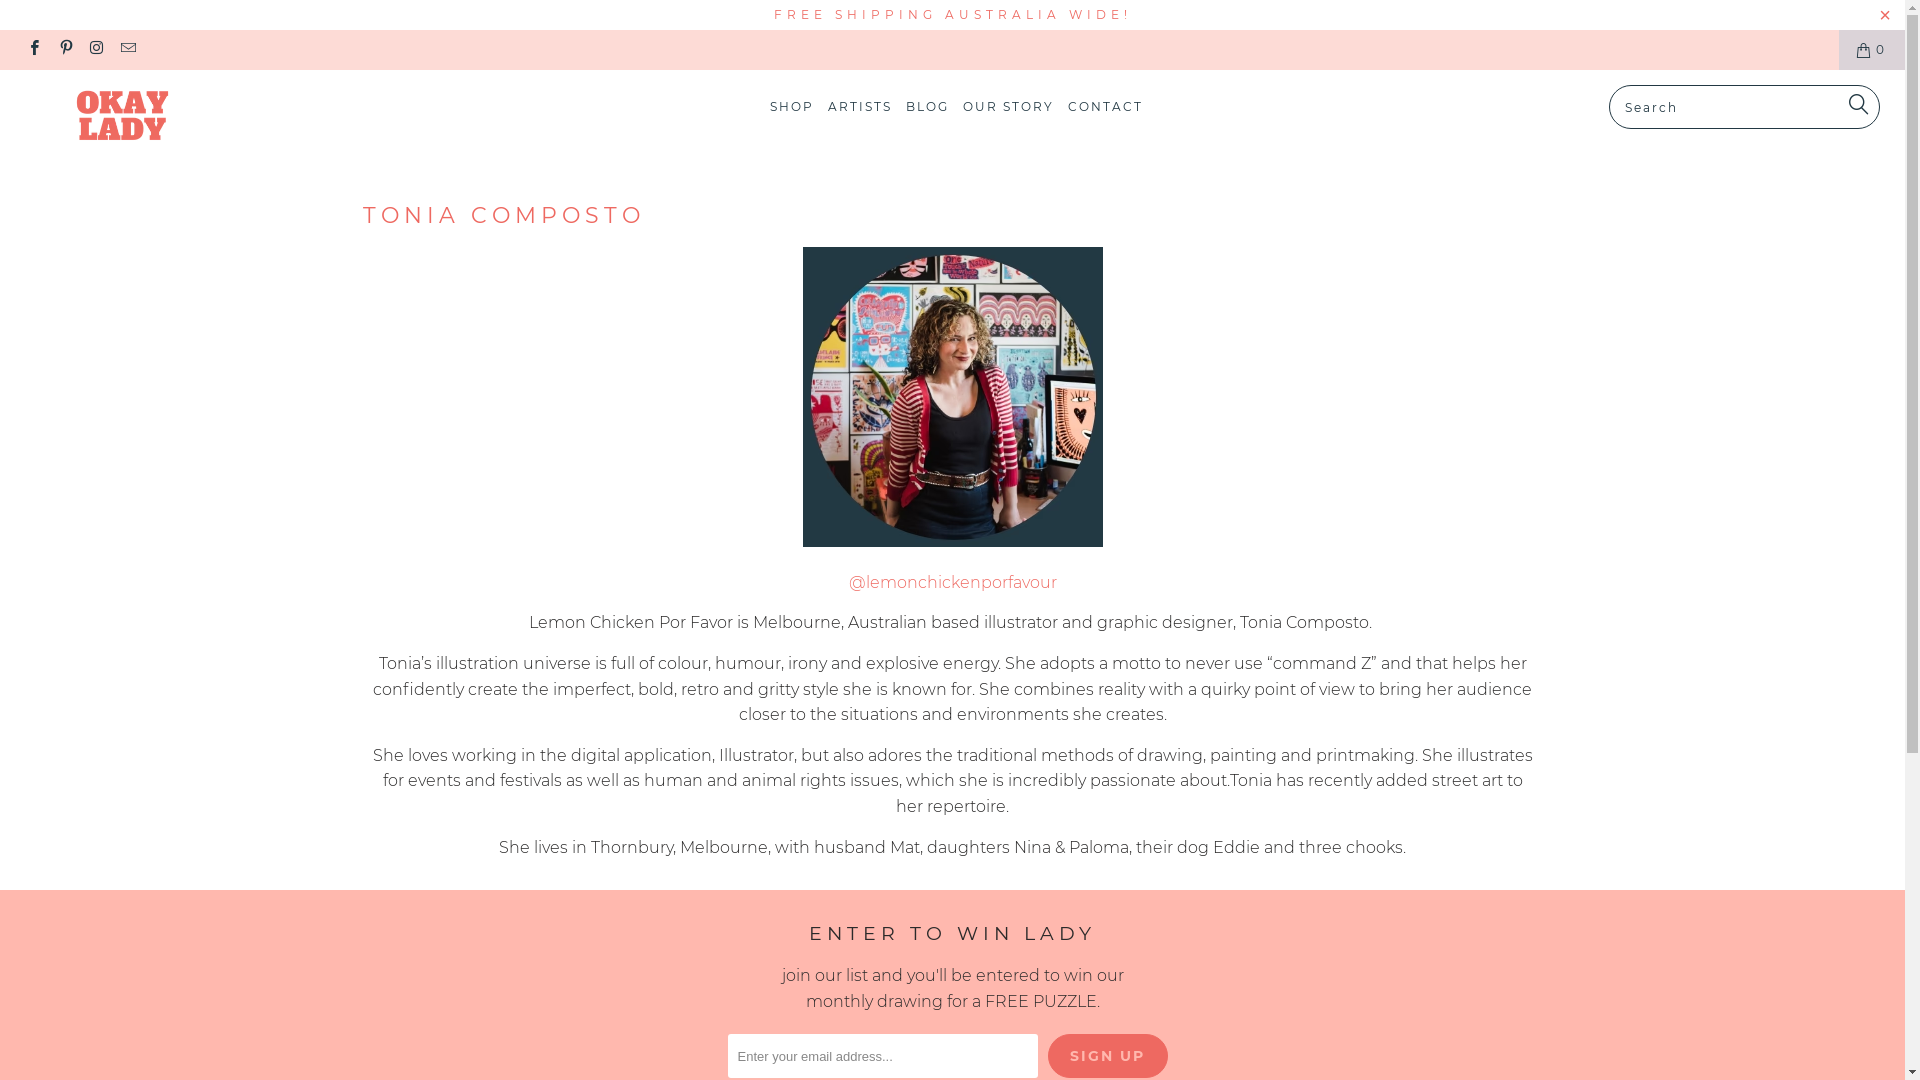  What do you see at coordinates (950, 582) in the screenshot?
I see `'@lemonchickenporfavour'` at bounding box center [950, 582].